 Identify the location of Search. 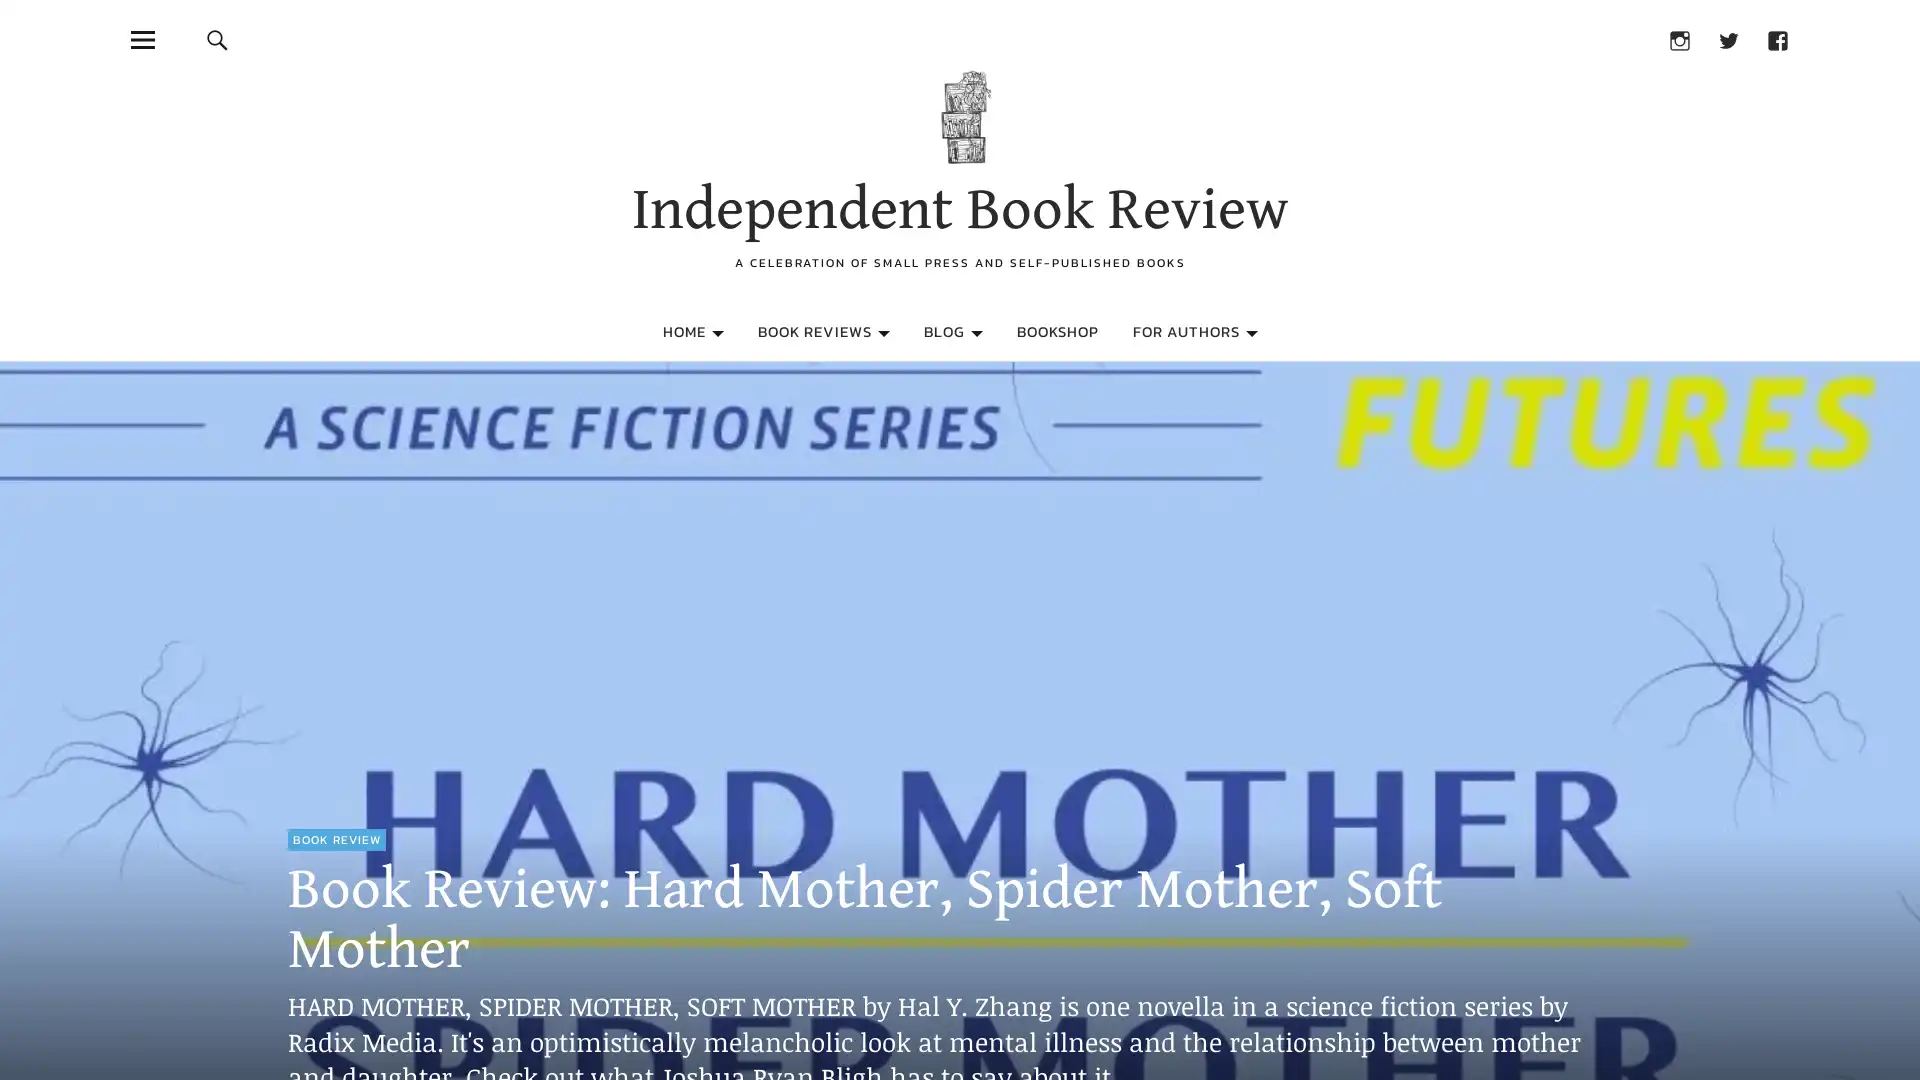
(216, 39).